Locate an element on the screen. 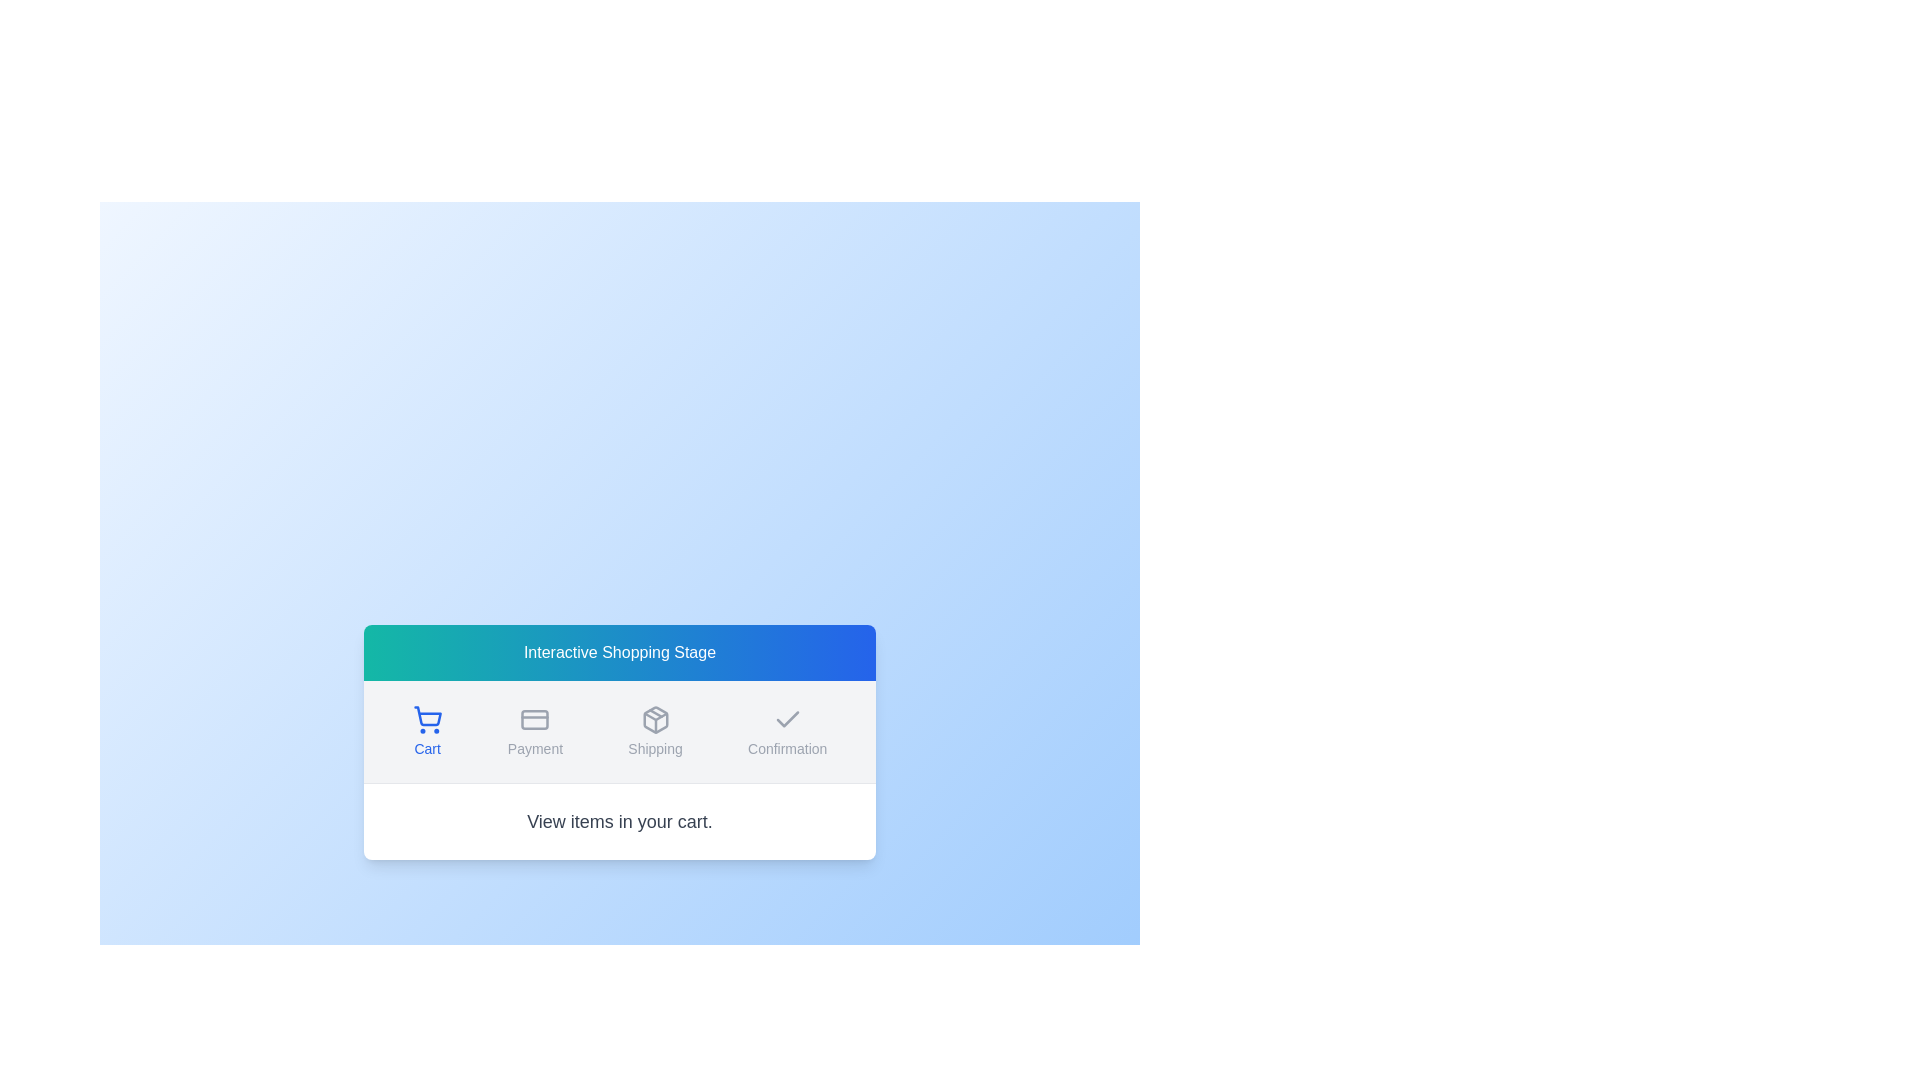 This screenshot has height=1080, width=1920. the checkmark icon located in the 'Confirmation' section of the step navigation bar, indicating a completed step or selected option is located at coordinates (786, 717).